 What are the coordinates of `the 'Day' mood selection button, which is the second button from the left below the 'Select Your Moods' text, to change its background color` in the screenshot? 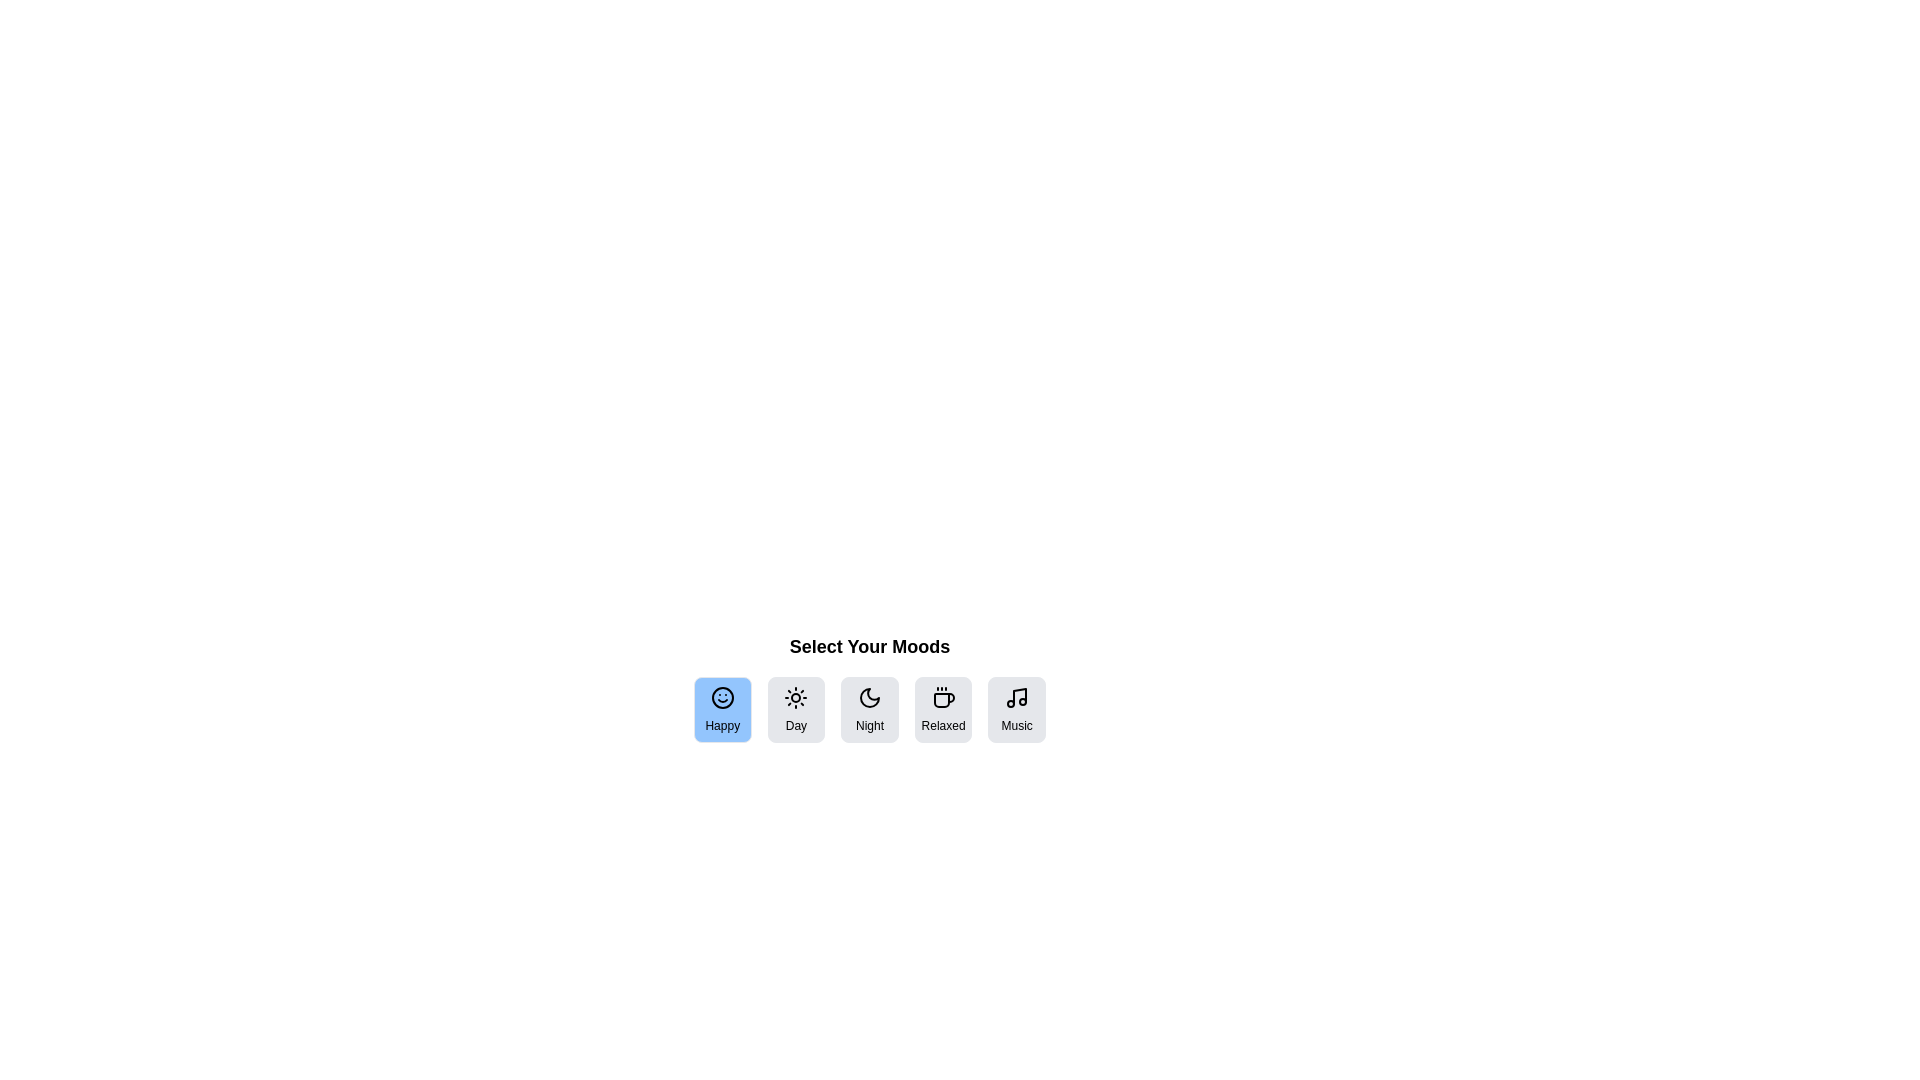 It's located at (795, 708).